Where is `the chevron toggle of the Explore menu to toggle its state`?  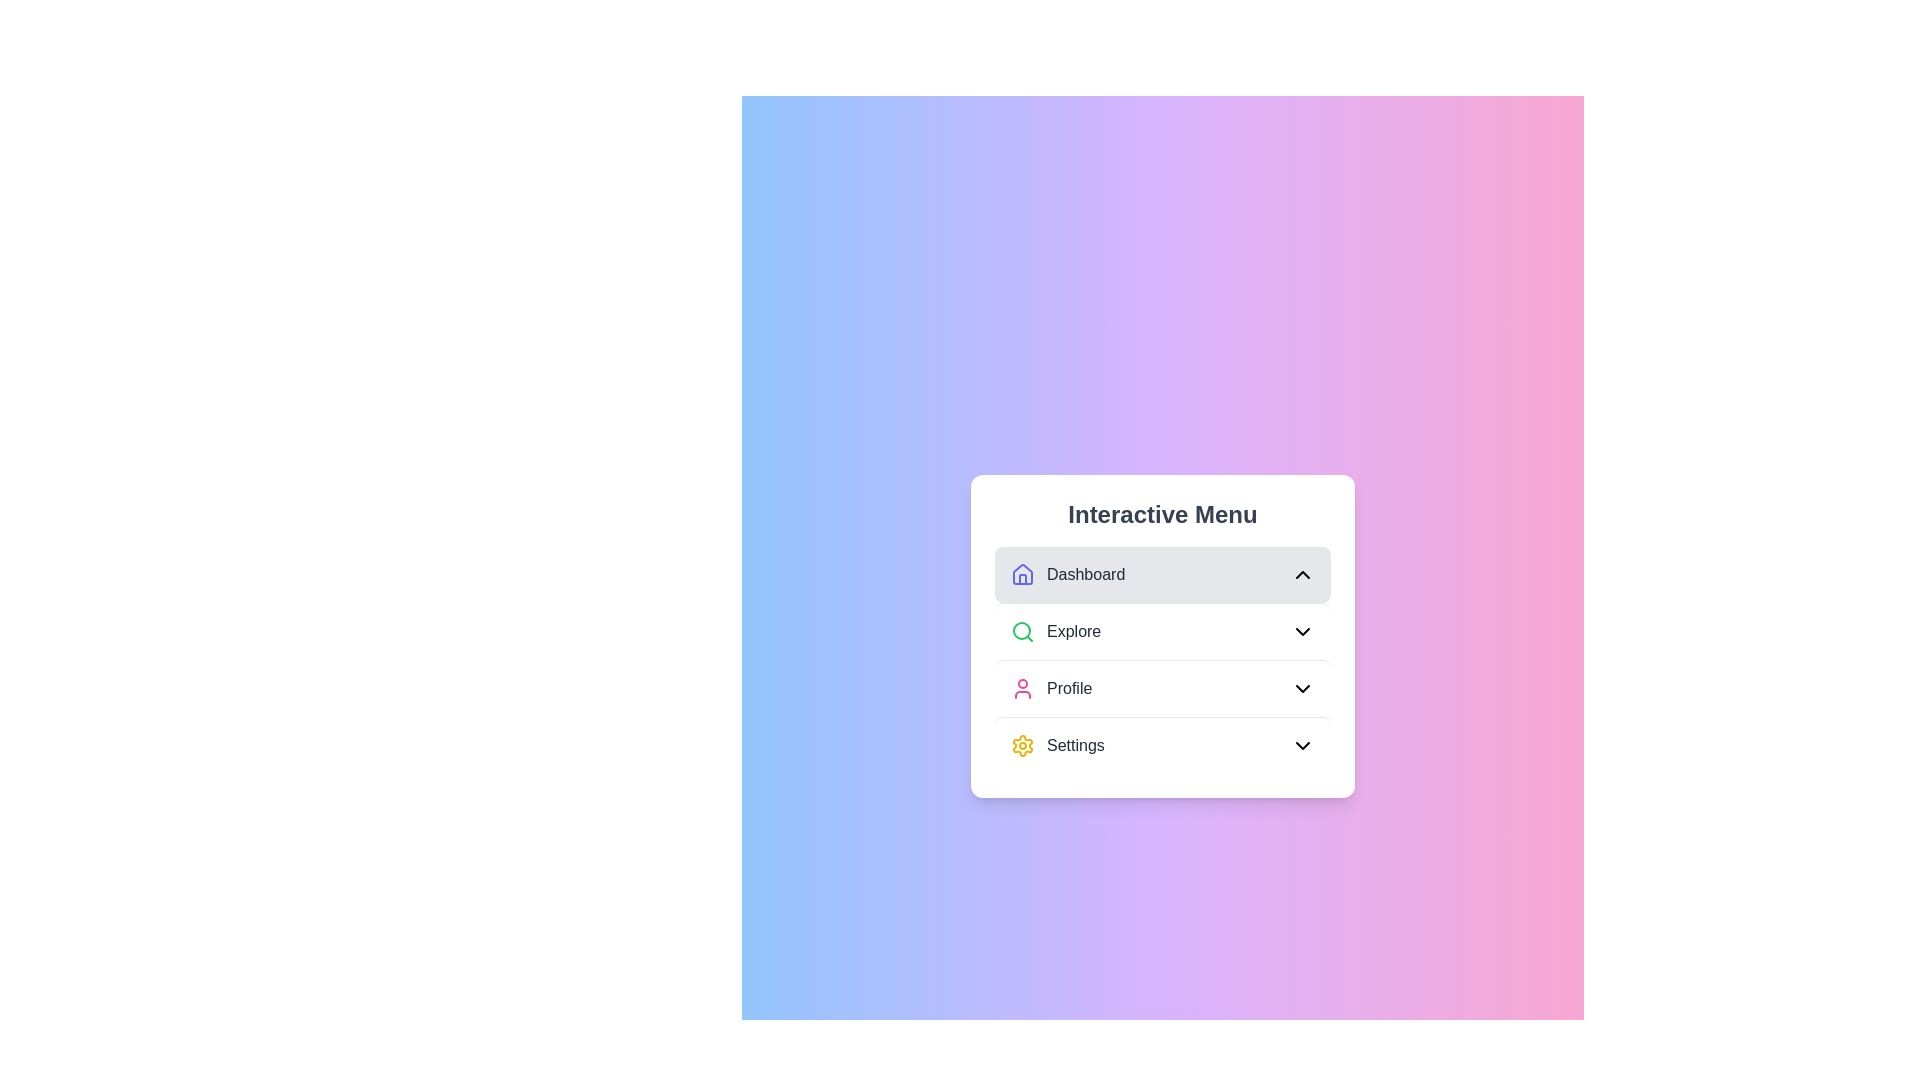 the chevron toggle of the Explore menu to toggle its state is located at coordinates (1302, 631).